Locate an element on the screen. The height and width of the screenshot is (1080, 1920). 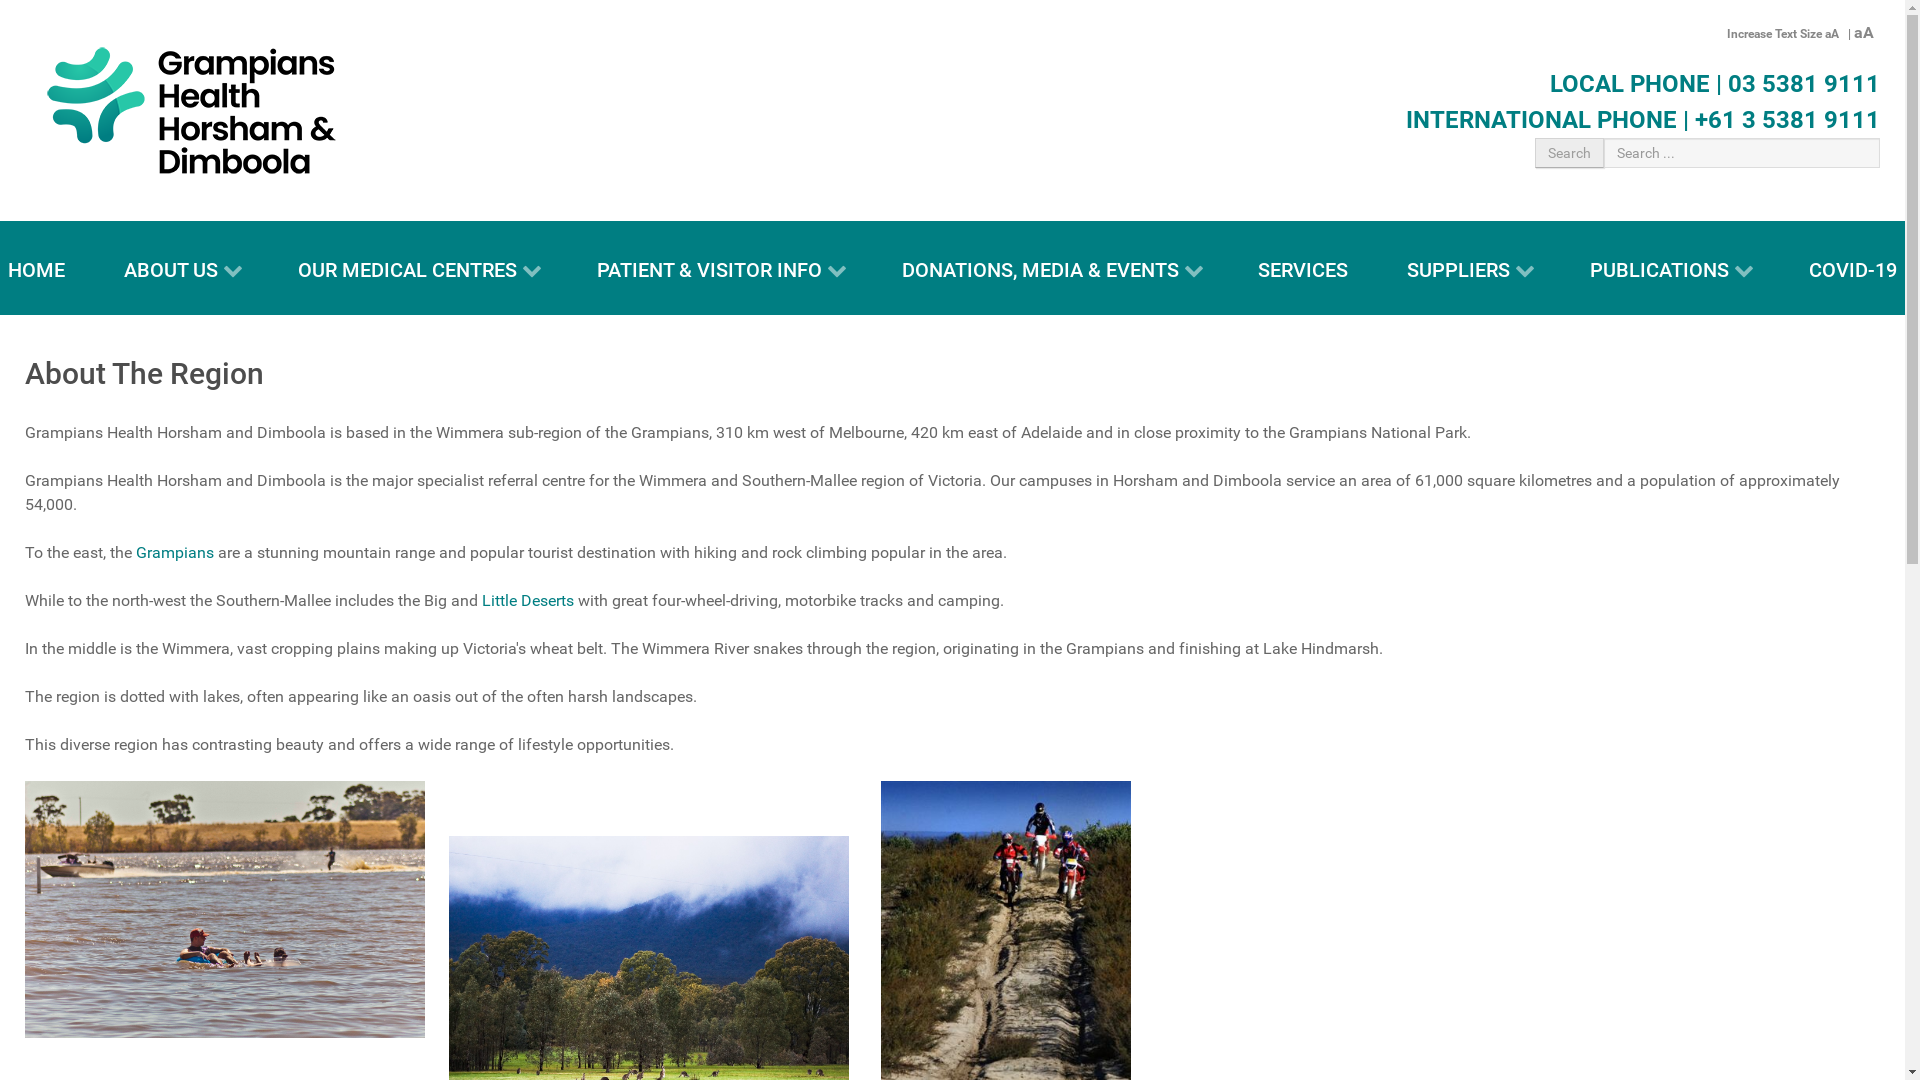
'ABOUT US' is located at coordinates (181, 266).